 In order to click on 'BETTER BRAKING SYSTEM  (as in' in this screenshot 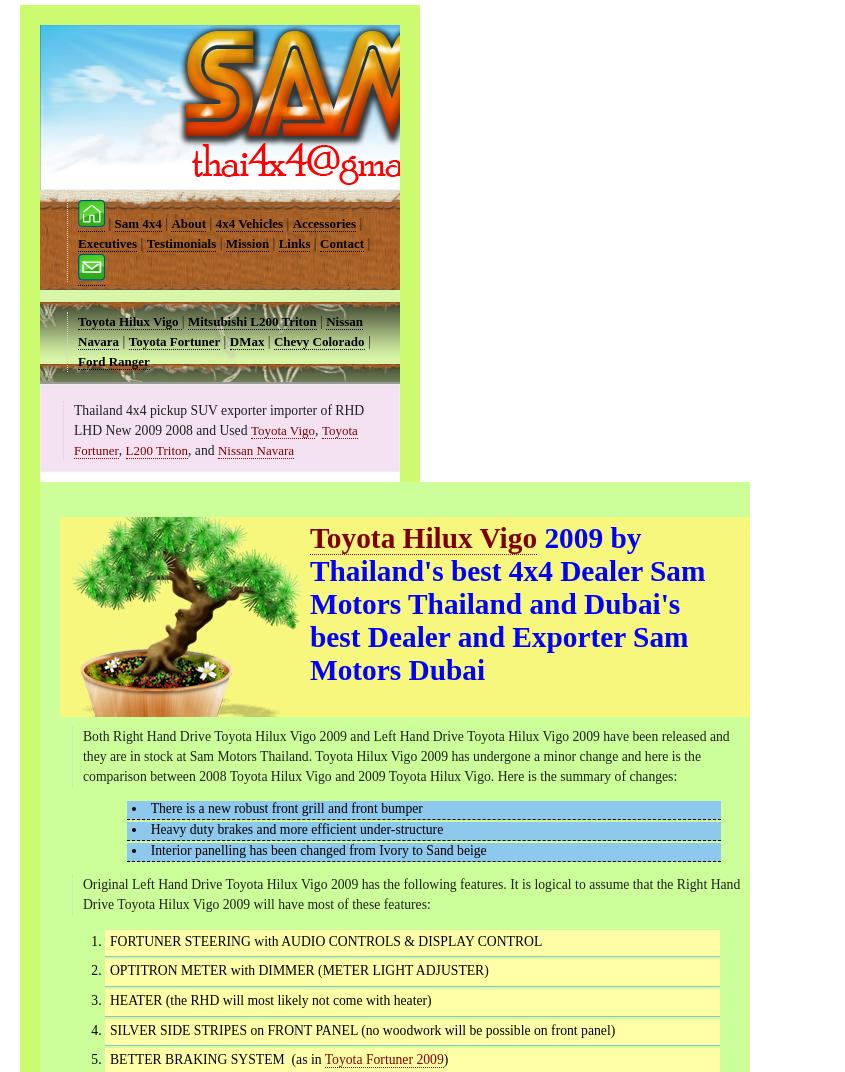, I will do `click(215, 1059)`.